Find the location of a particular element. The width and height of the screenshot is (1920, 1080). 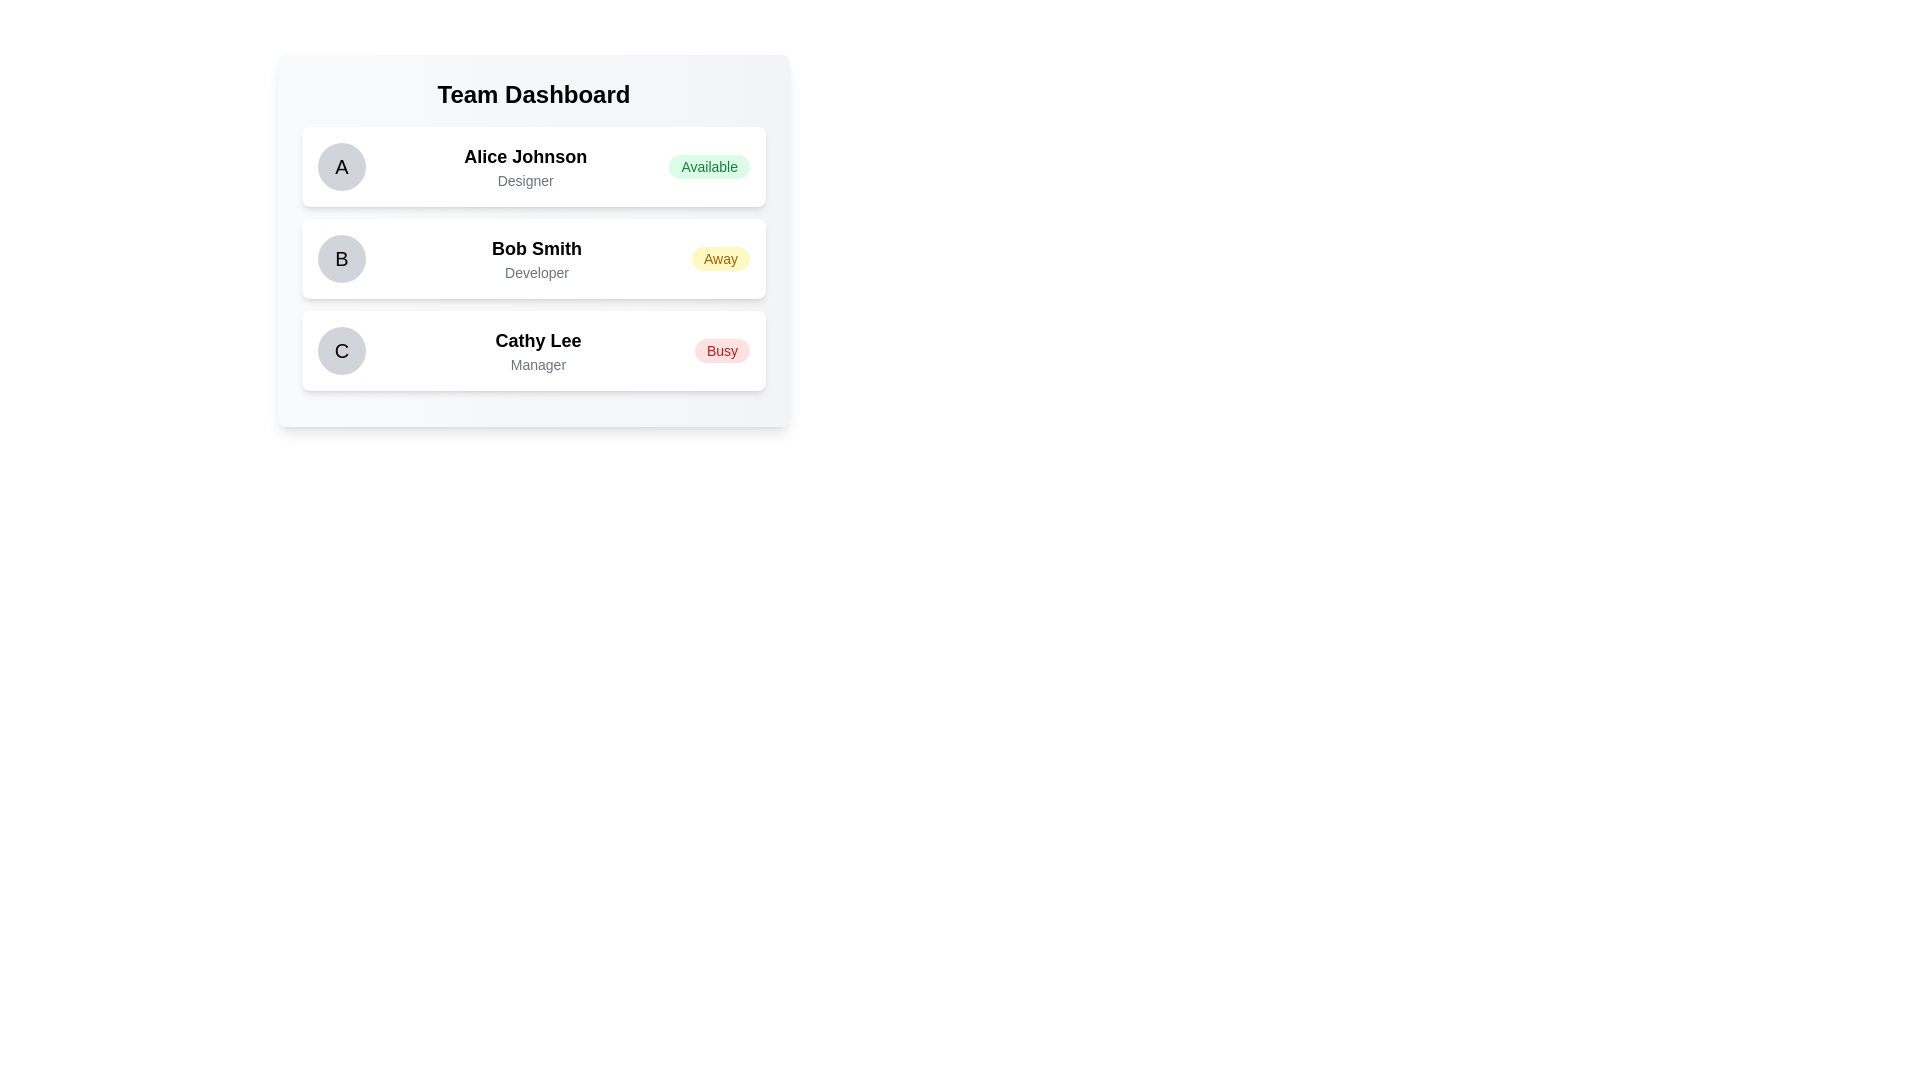

the Text label that indicates the role or title associated with 'Alice Johnson' is located at coordinates (525, 181).